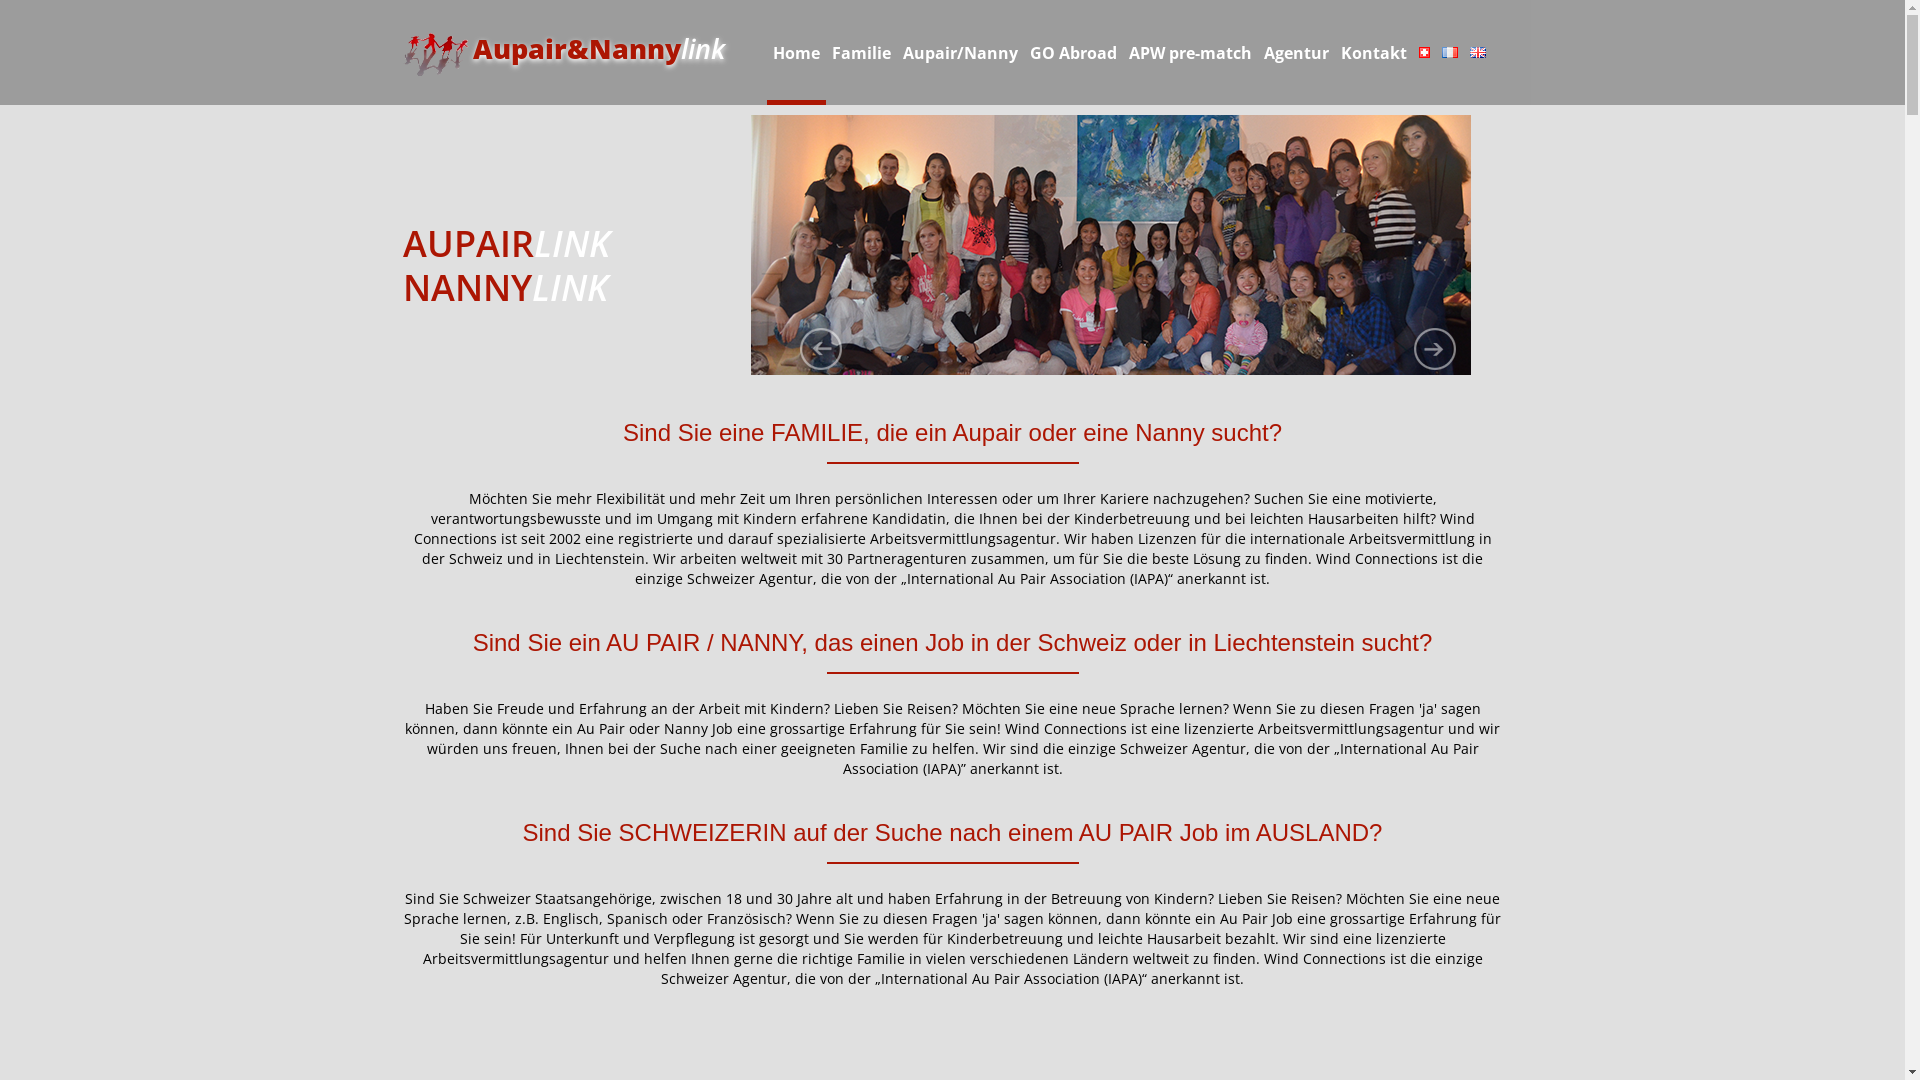  Describe the element at coordinates (1296, 49) in the screenshot. I see `'Agentur'` at that location.